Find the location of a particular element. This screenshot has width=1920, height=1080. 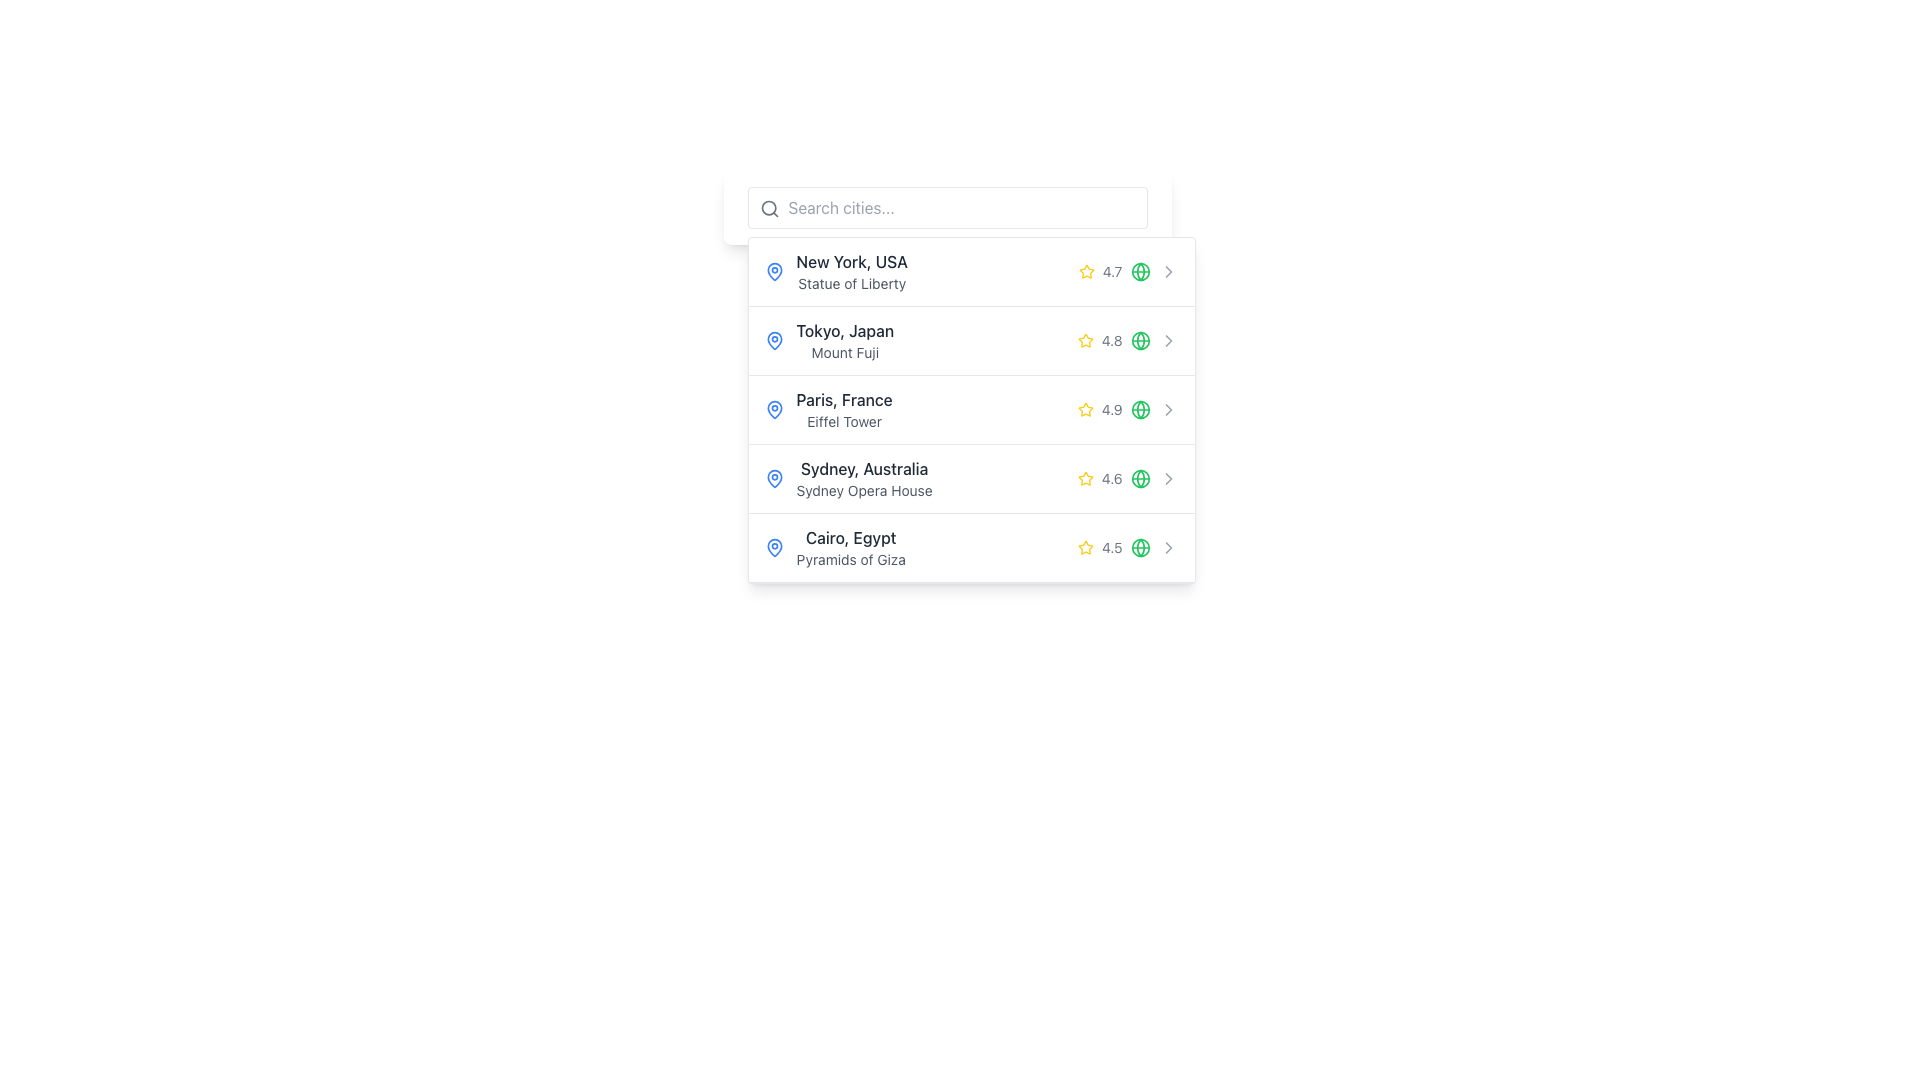

the circular part of the globe icon associated with the rating for 'Paris, France' in the third list item of the displayed content is located at coordinates (1140, 408).